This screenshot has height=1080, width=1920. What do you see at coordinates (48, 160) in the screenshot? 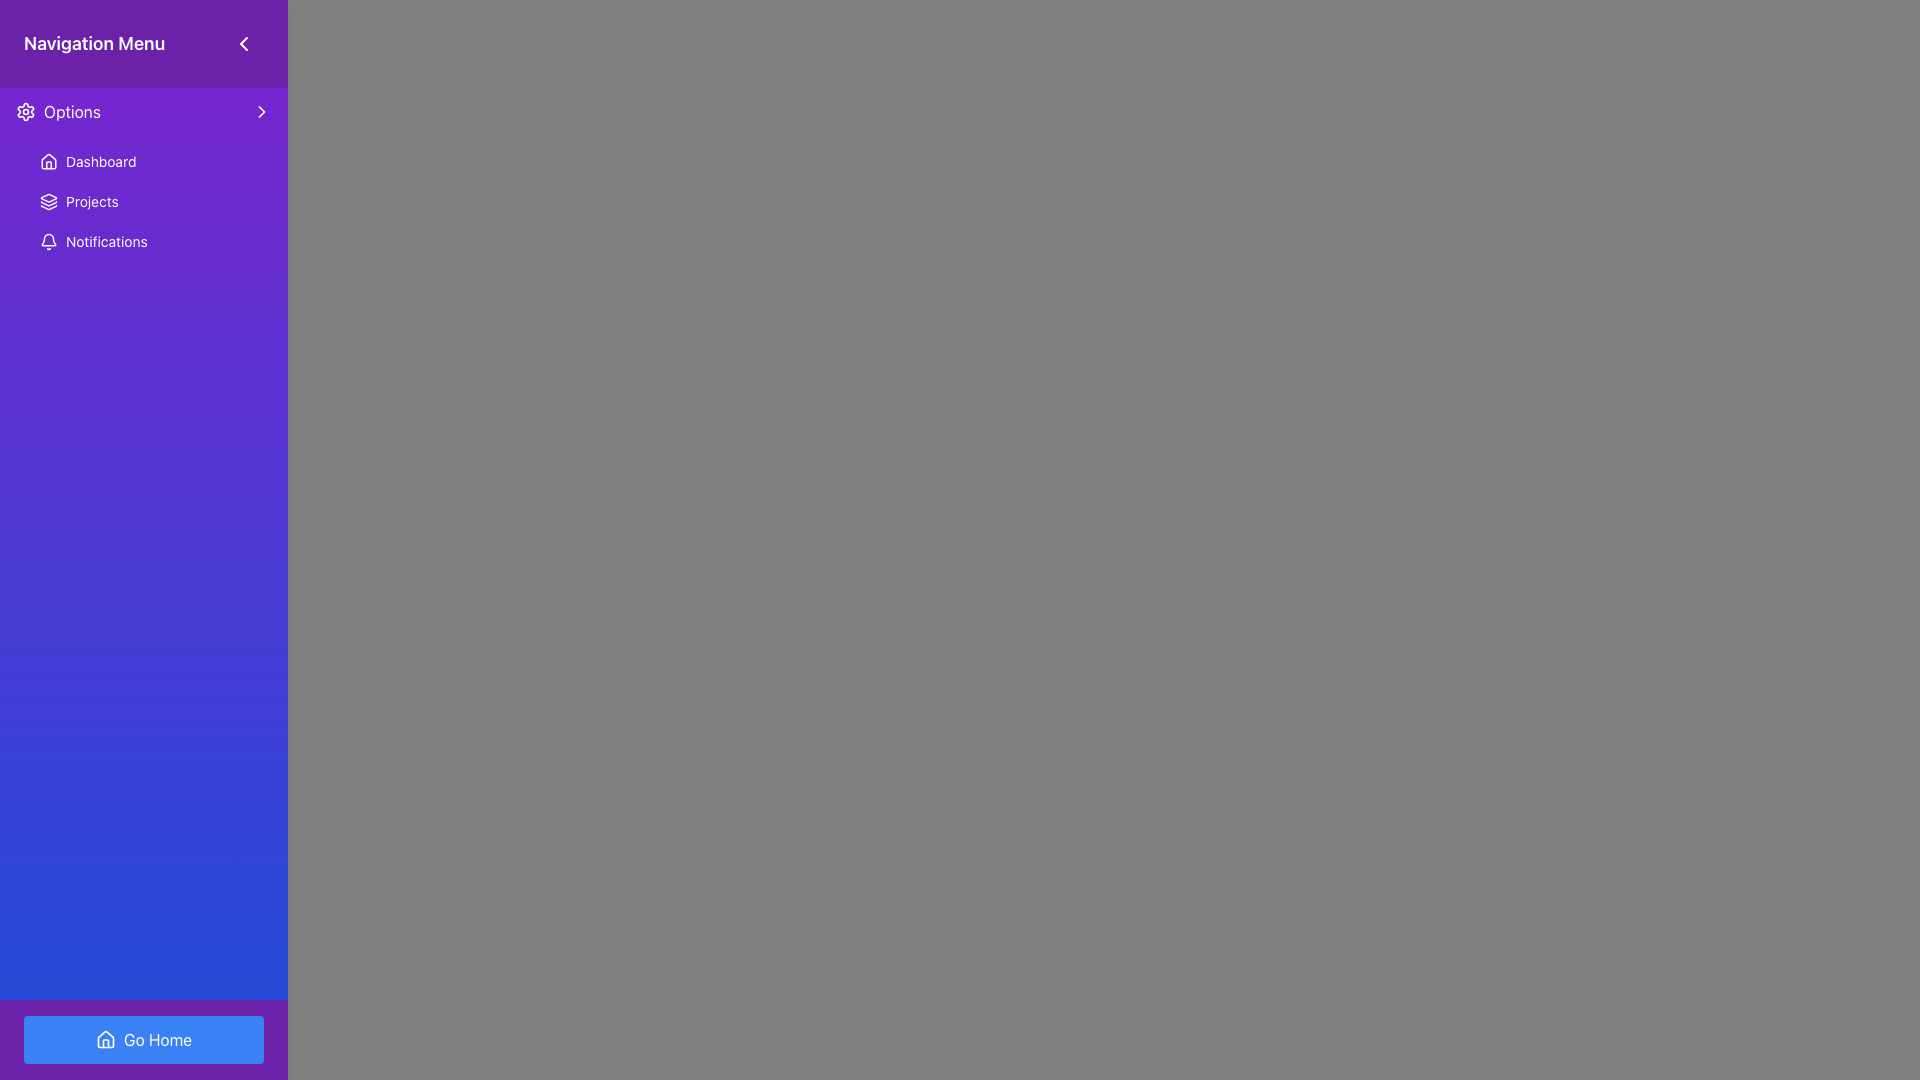
I see `the 'Go Home' icon, which visually represents a house and is located at the bottom of the navigation menu within a blue button` at bounding box center [48, 160].